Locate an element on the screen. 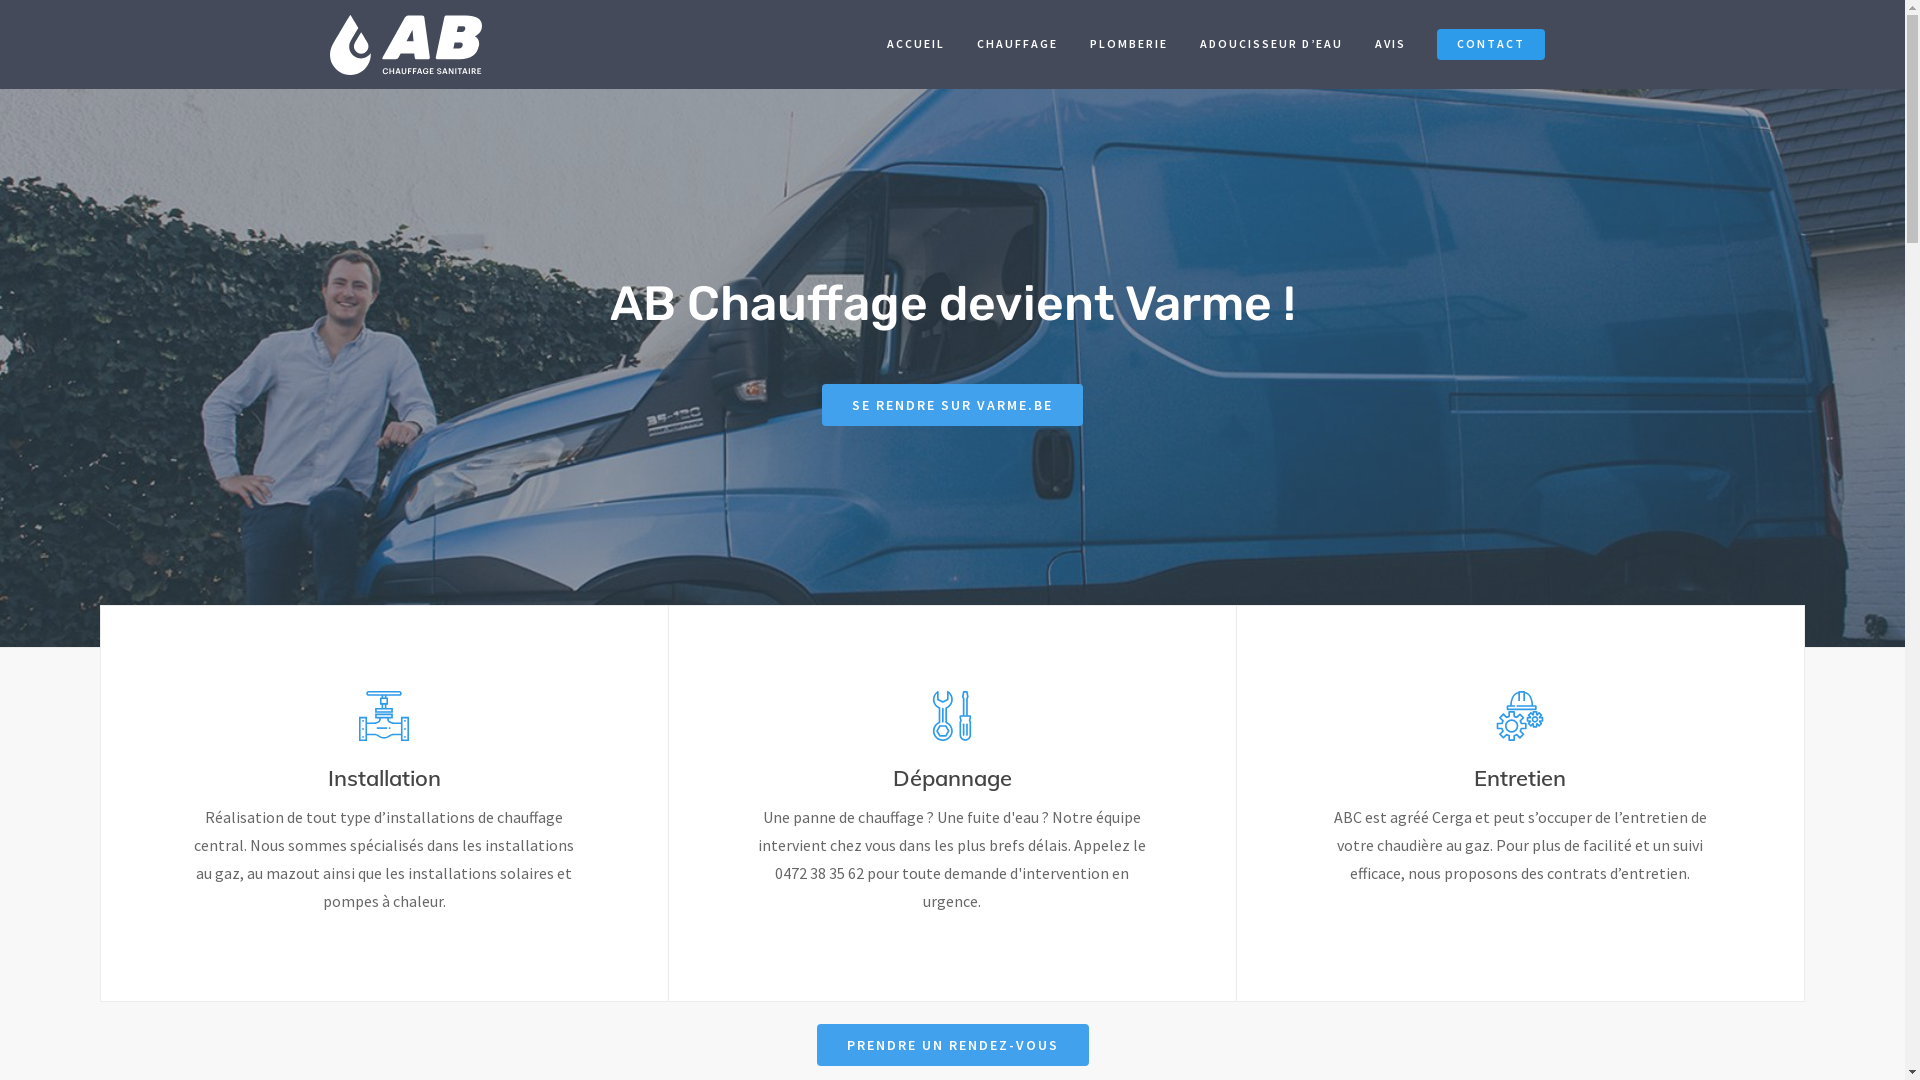  'CHAUFFAGE' is located at coordinates (1017, 50).